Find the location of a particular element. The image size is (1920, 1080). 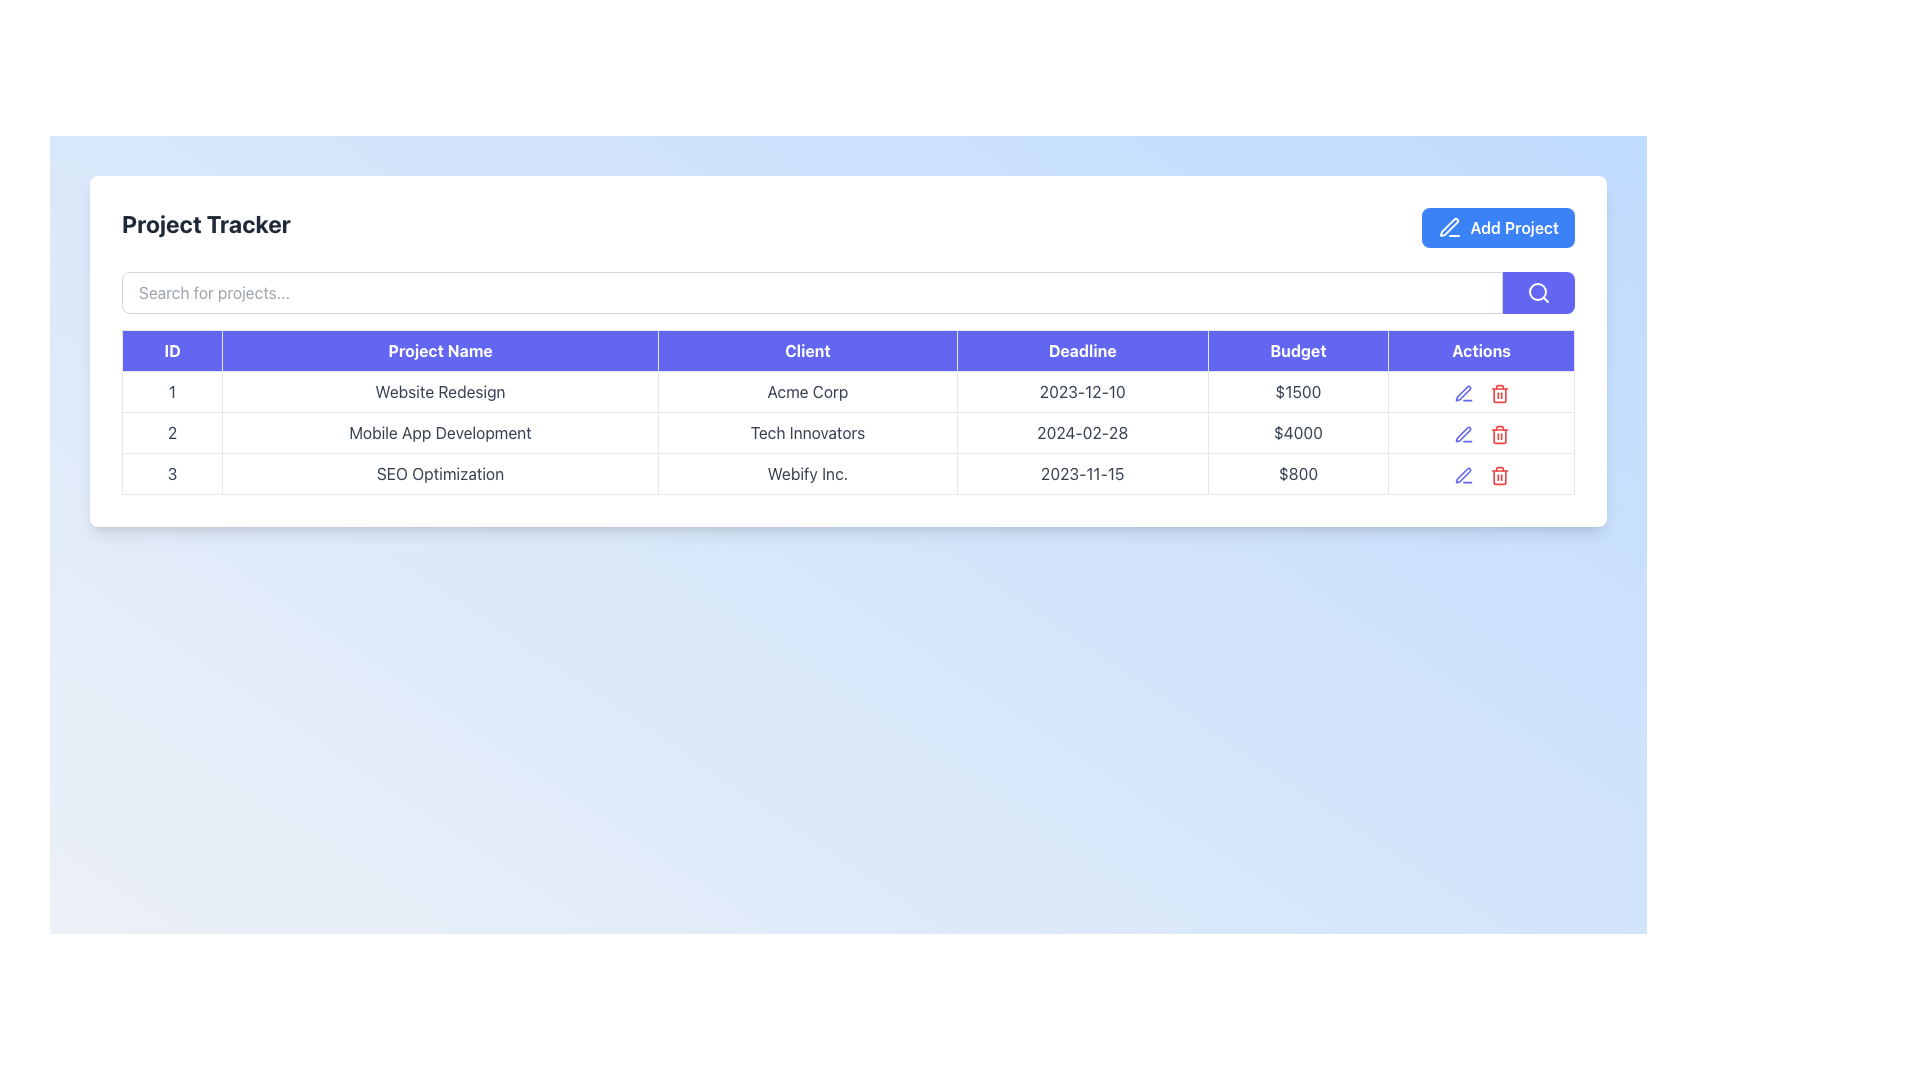

the table cell displaying the date '2023-11-15' in the 'Deadline' column of the last row is located at coordinates (1081, 474).